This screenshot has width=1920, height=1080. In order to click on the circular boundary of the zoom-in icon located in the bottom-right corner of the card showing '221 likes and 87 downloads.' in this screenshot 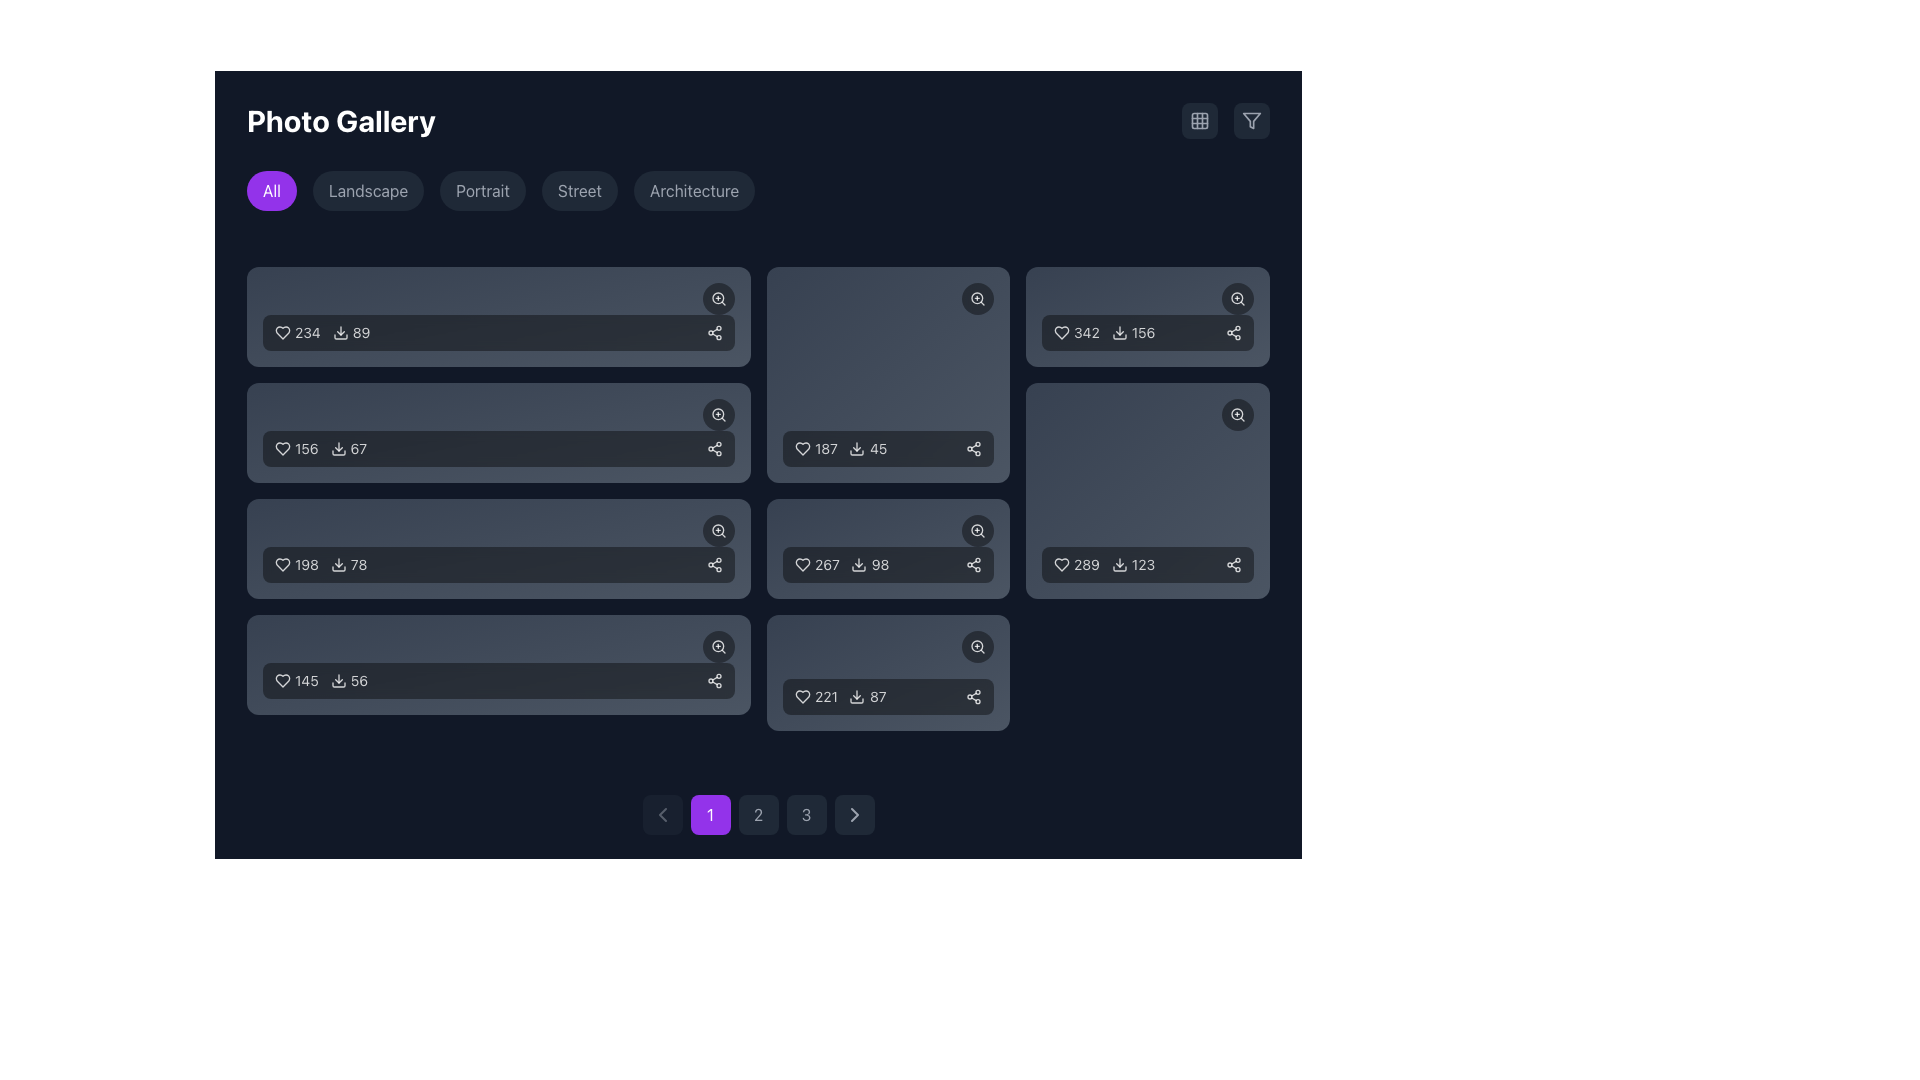, I will do `click(977, 646)`.